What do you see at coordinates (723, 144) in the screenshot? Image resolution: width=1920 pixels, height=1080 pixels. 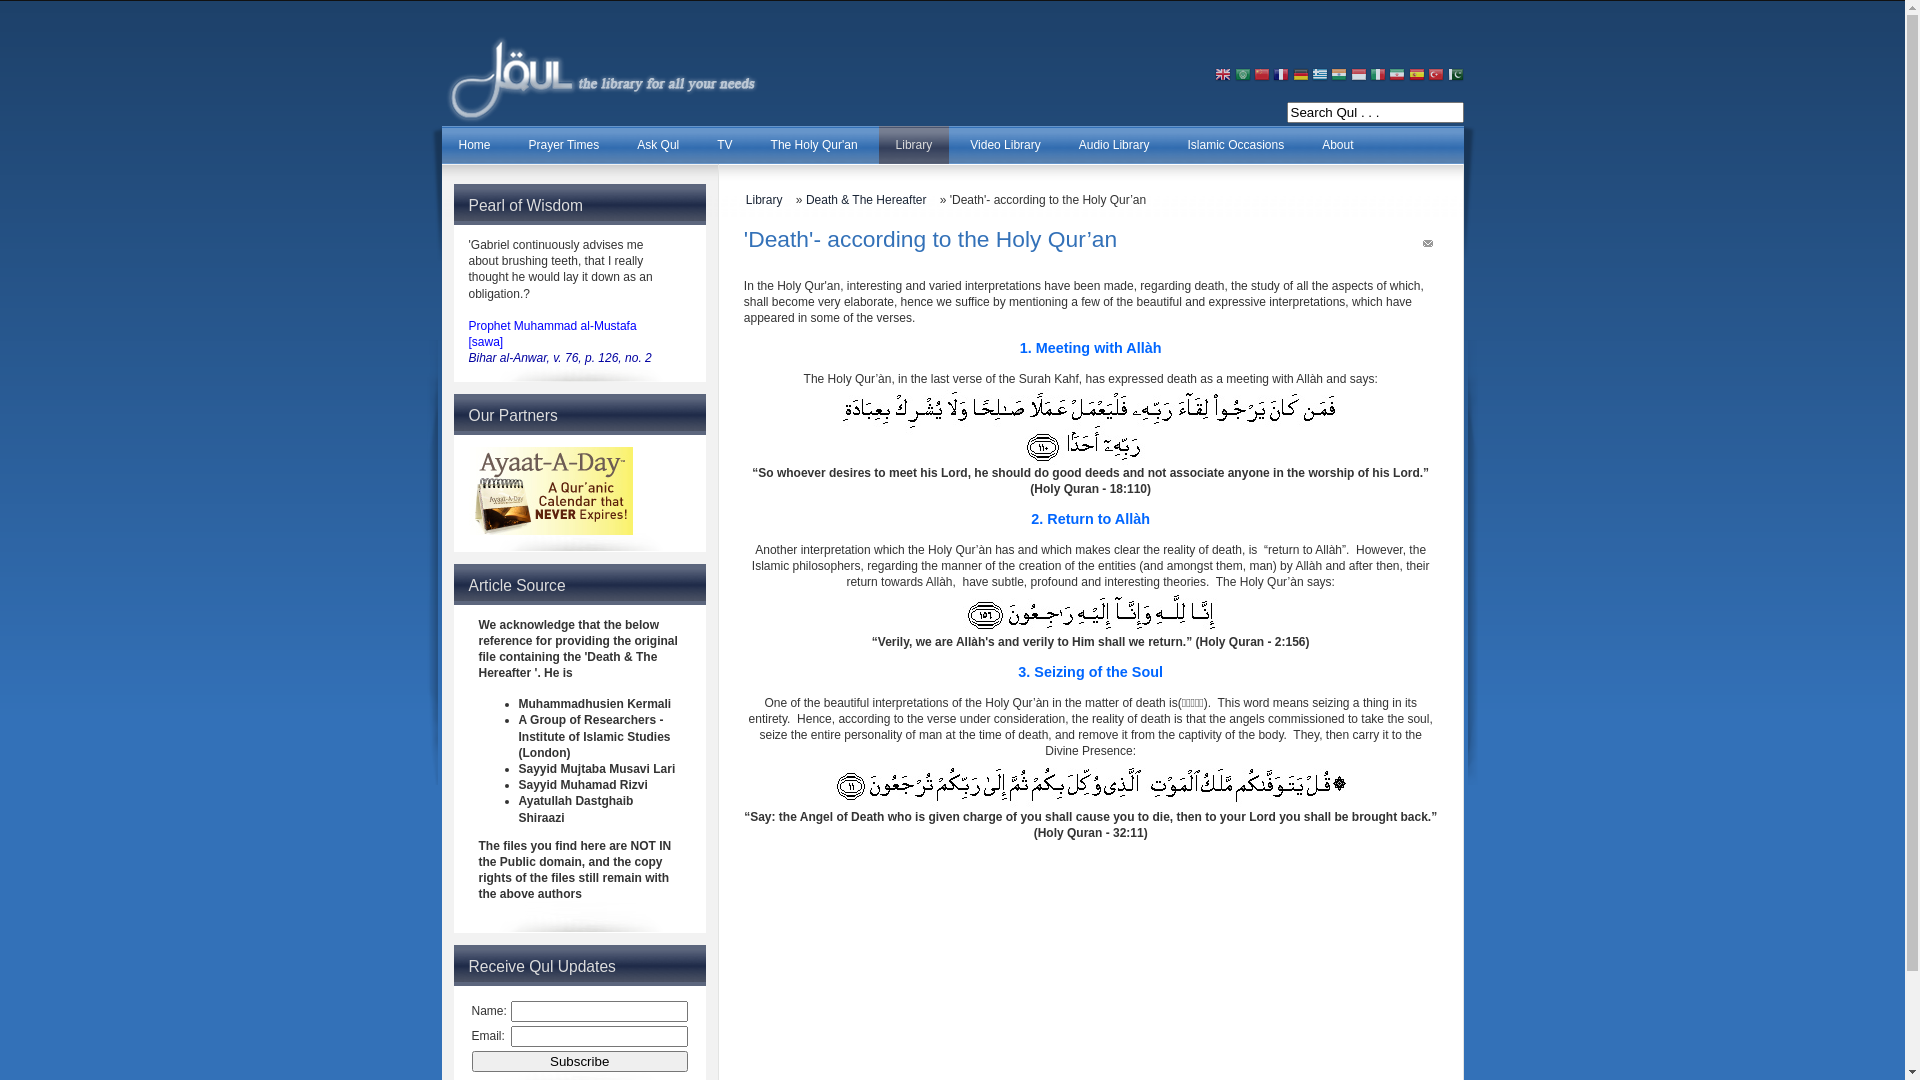 I see `'TV'` at bounding box center [723, 144].